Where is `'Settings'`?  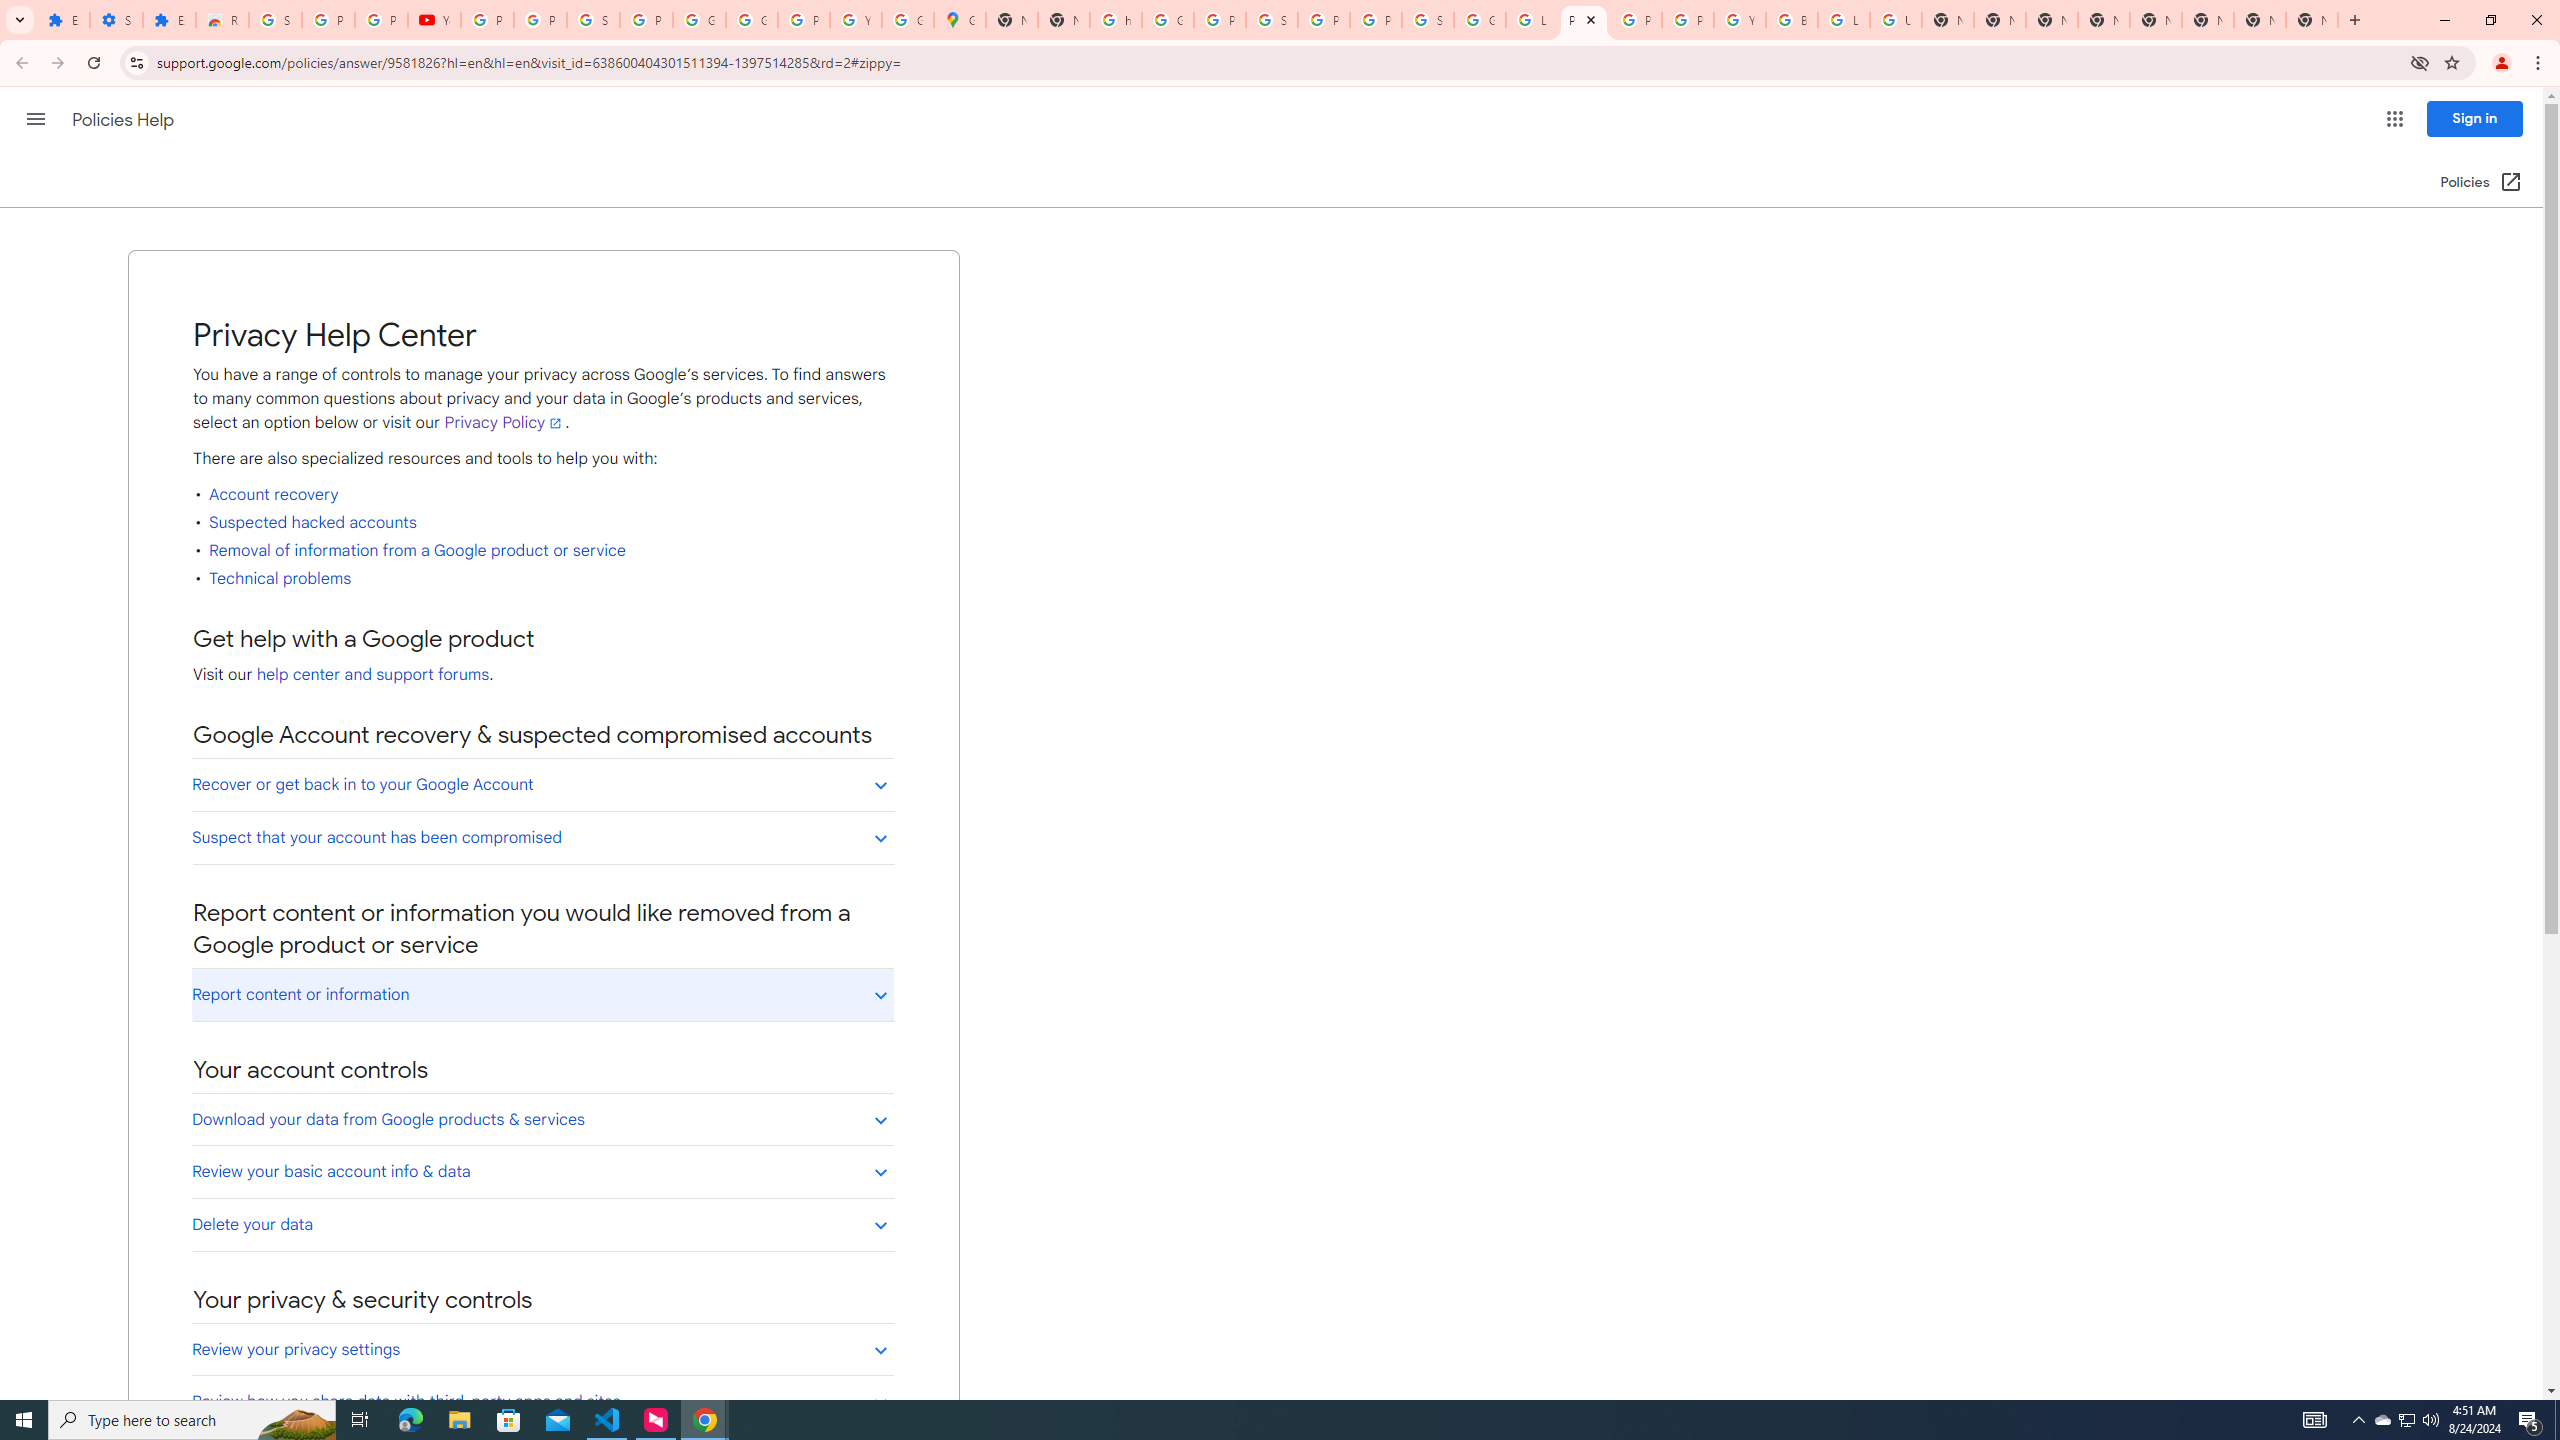 'Settings' is located at coordinates (115, 19).